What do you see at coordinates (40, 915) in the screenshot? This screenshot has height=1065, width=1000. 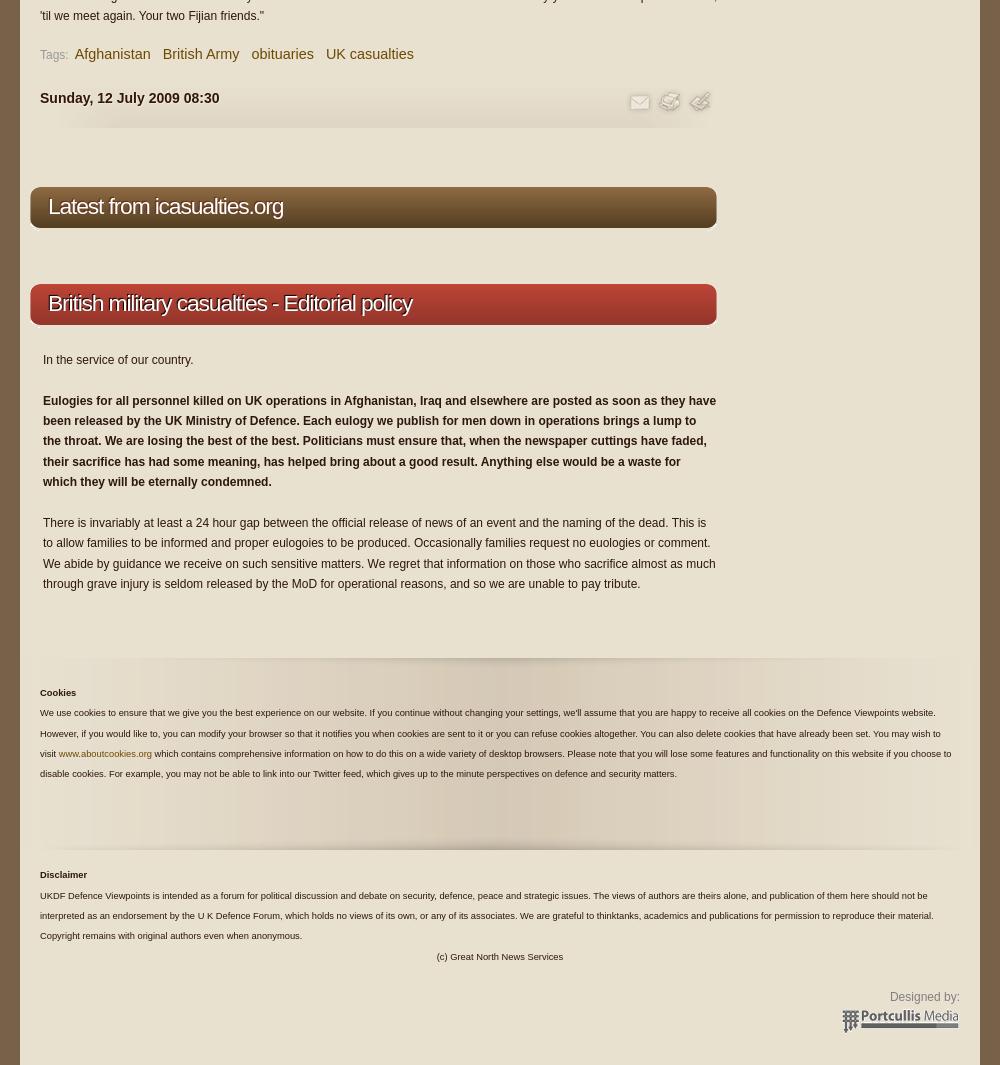 I see `'UKDF Defence Viewpoints is intended as a forum for political discussion and debate on security, defence, peace and strategic issues. The views of authors are theirs alone, and publication of them here should not be interpreted as an endorsement by the U K Defence Forum, which holds no views of its own, or any of its associates. We are grateful to thinktanks, academics and publications for permission to reproduce their material. Copyright remains with original authors even when anonymous.'` at bounding box center [40, 915].